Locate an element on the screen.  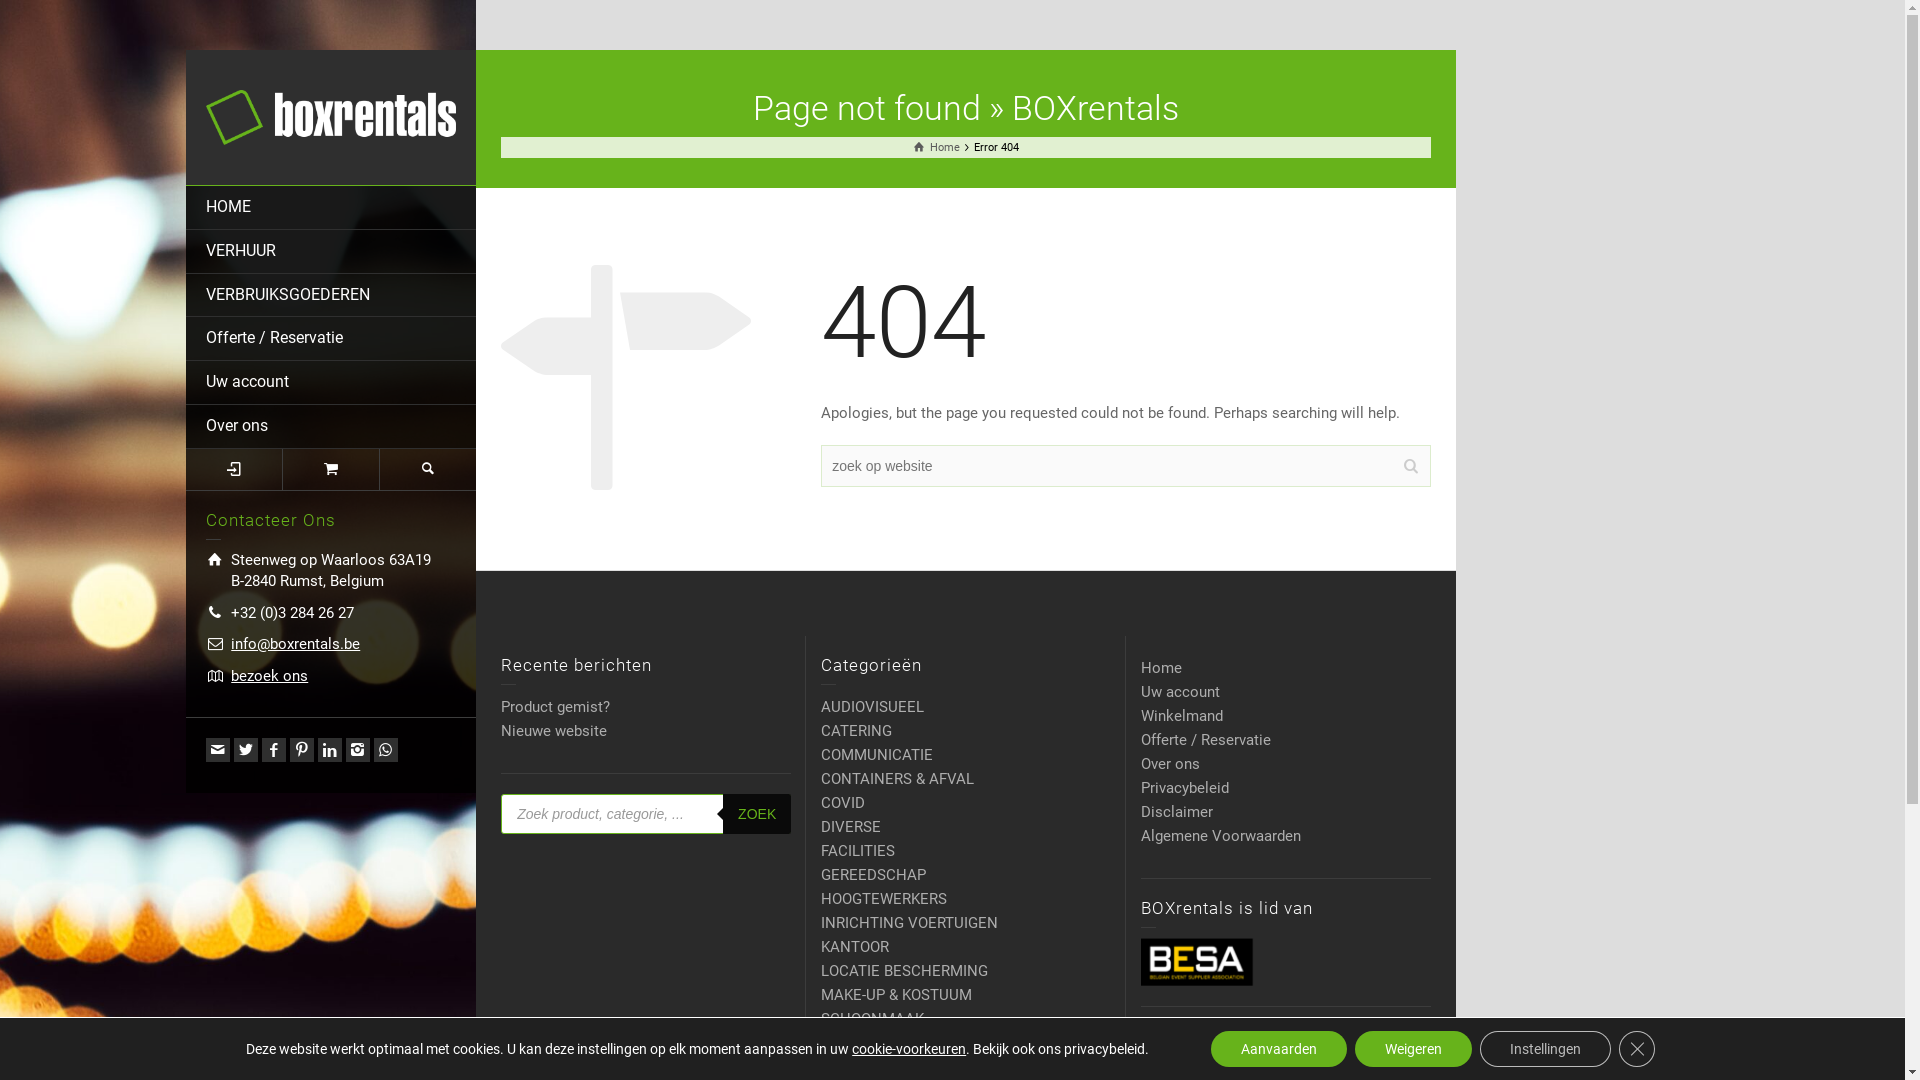
'Product gemist?' is located at coordinates (555, 705).